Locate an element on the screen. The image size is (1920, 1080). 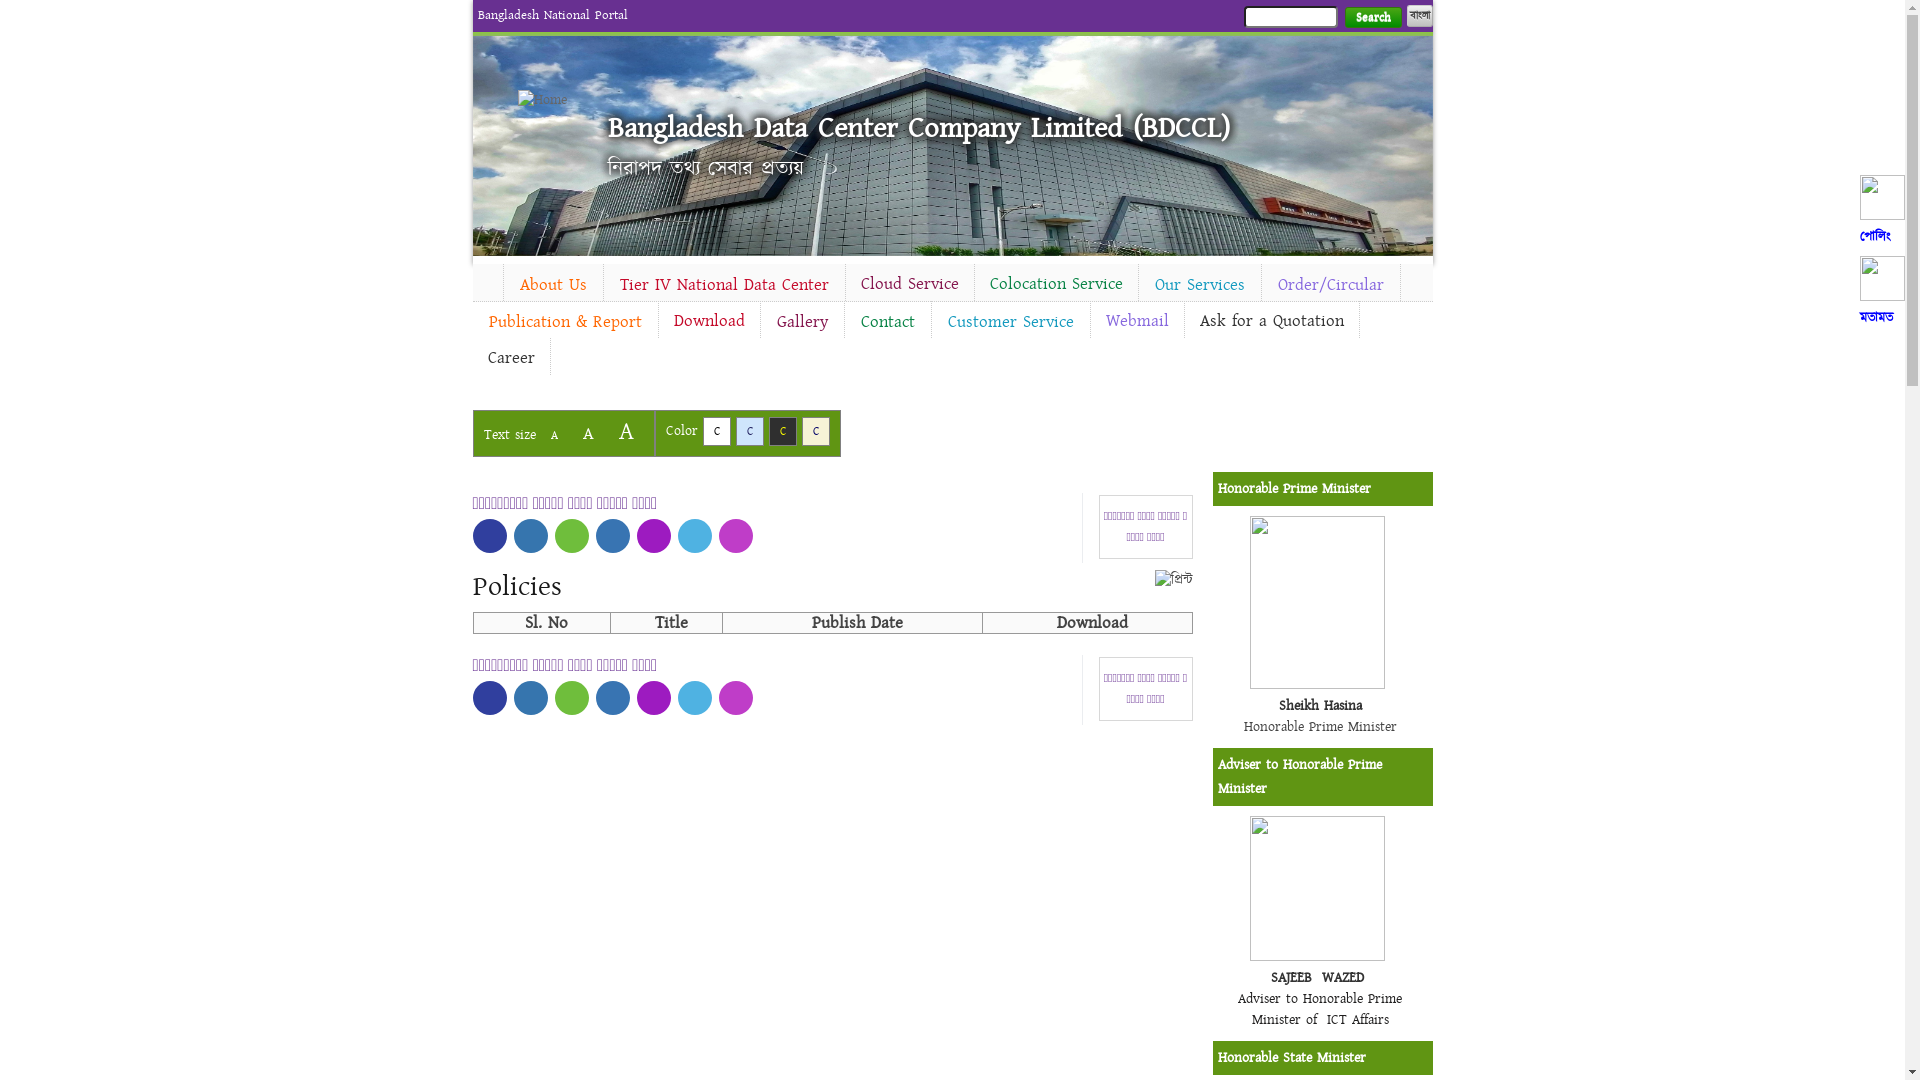
'Publication & Report' is located at coordinates (470, 320).